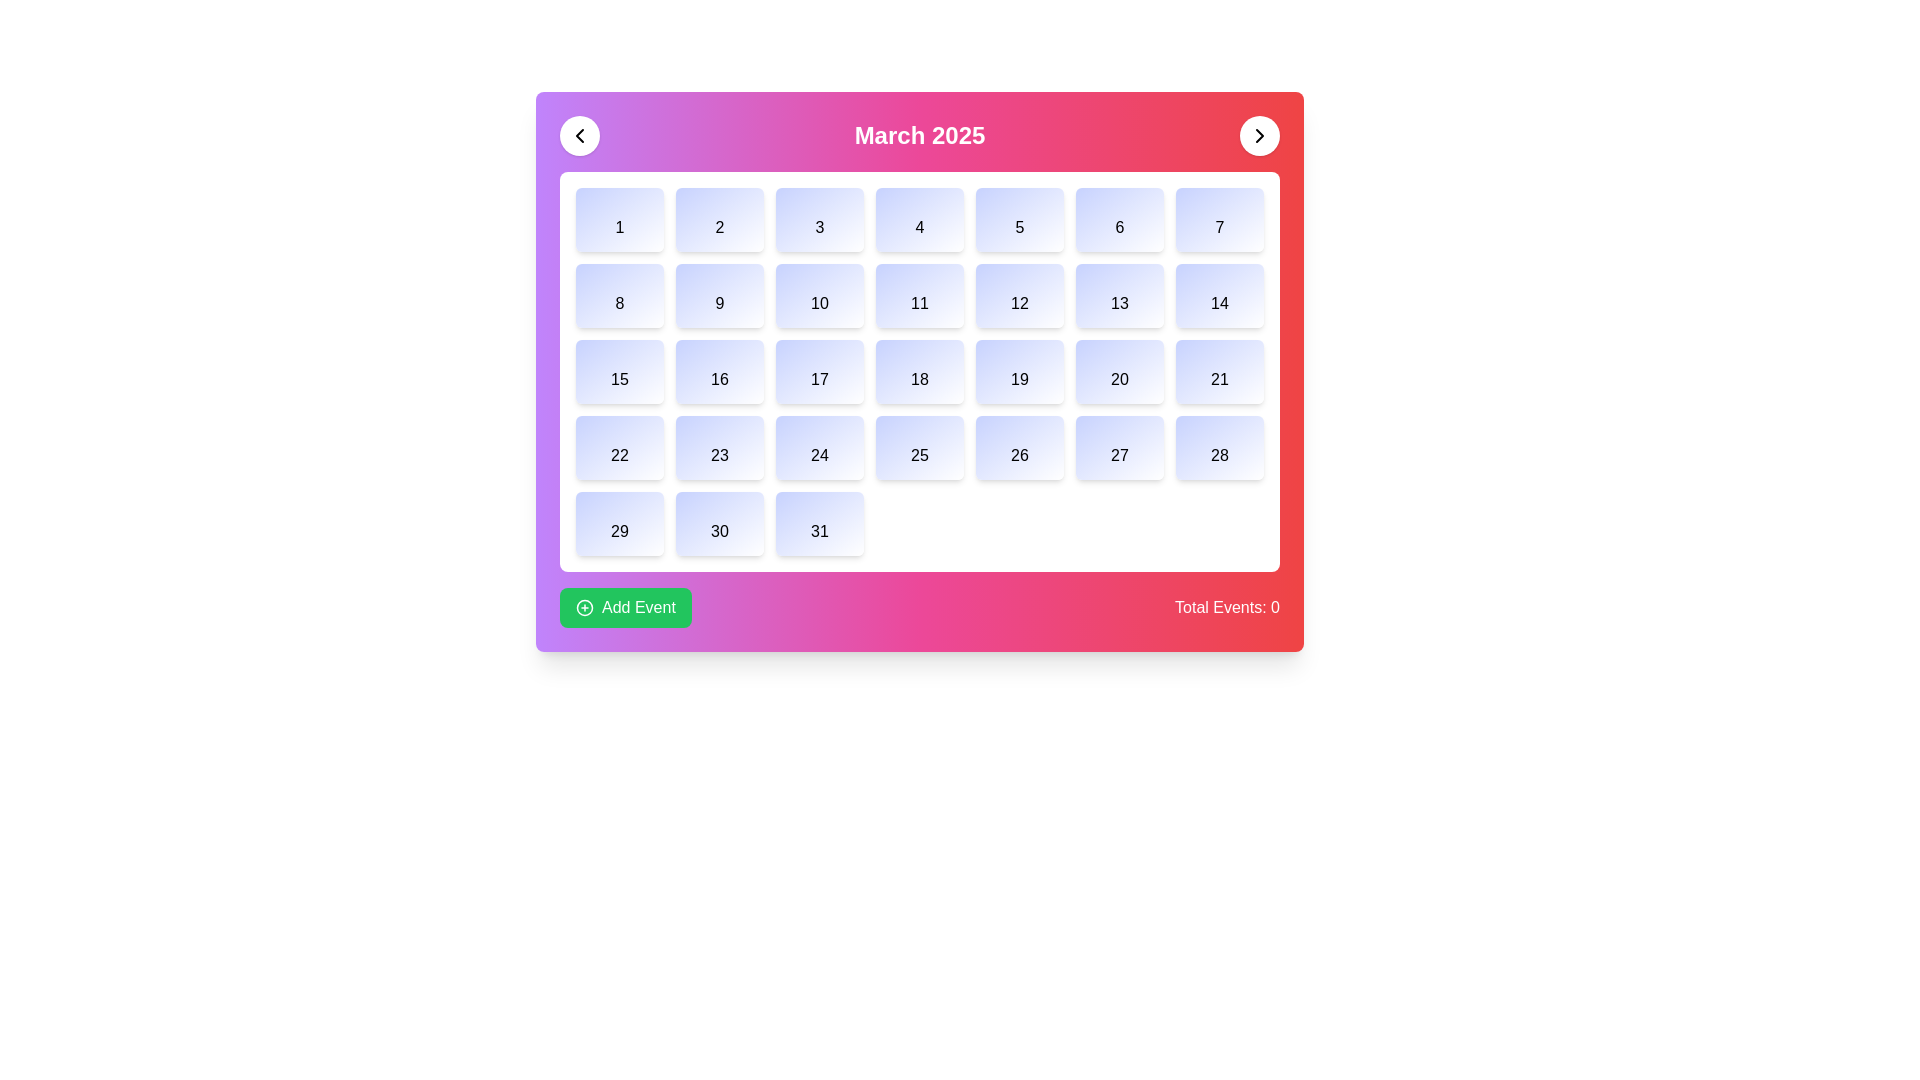 The image size is (1920, 1080). What do you see at coordinates (579, 135) in the screenshot?
I see `the Chevron Left icon` at bounding box center [579, 135].